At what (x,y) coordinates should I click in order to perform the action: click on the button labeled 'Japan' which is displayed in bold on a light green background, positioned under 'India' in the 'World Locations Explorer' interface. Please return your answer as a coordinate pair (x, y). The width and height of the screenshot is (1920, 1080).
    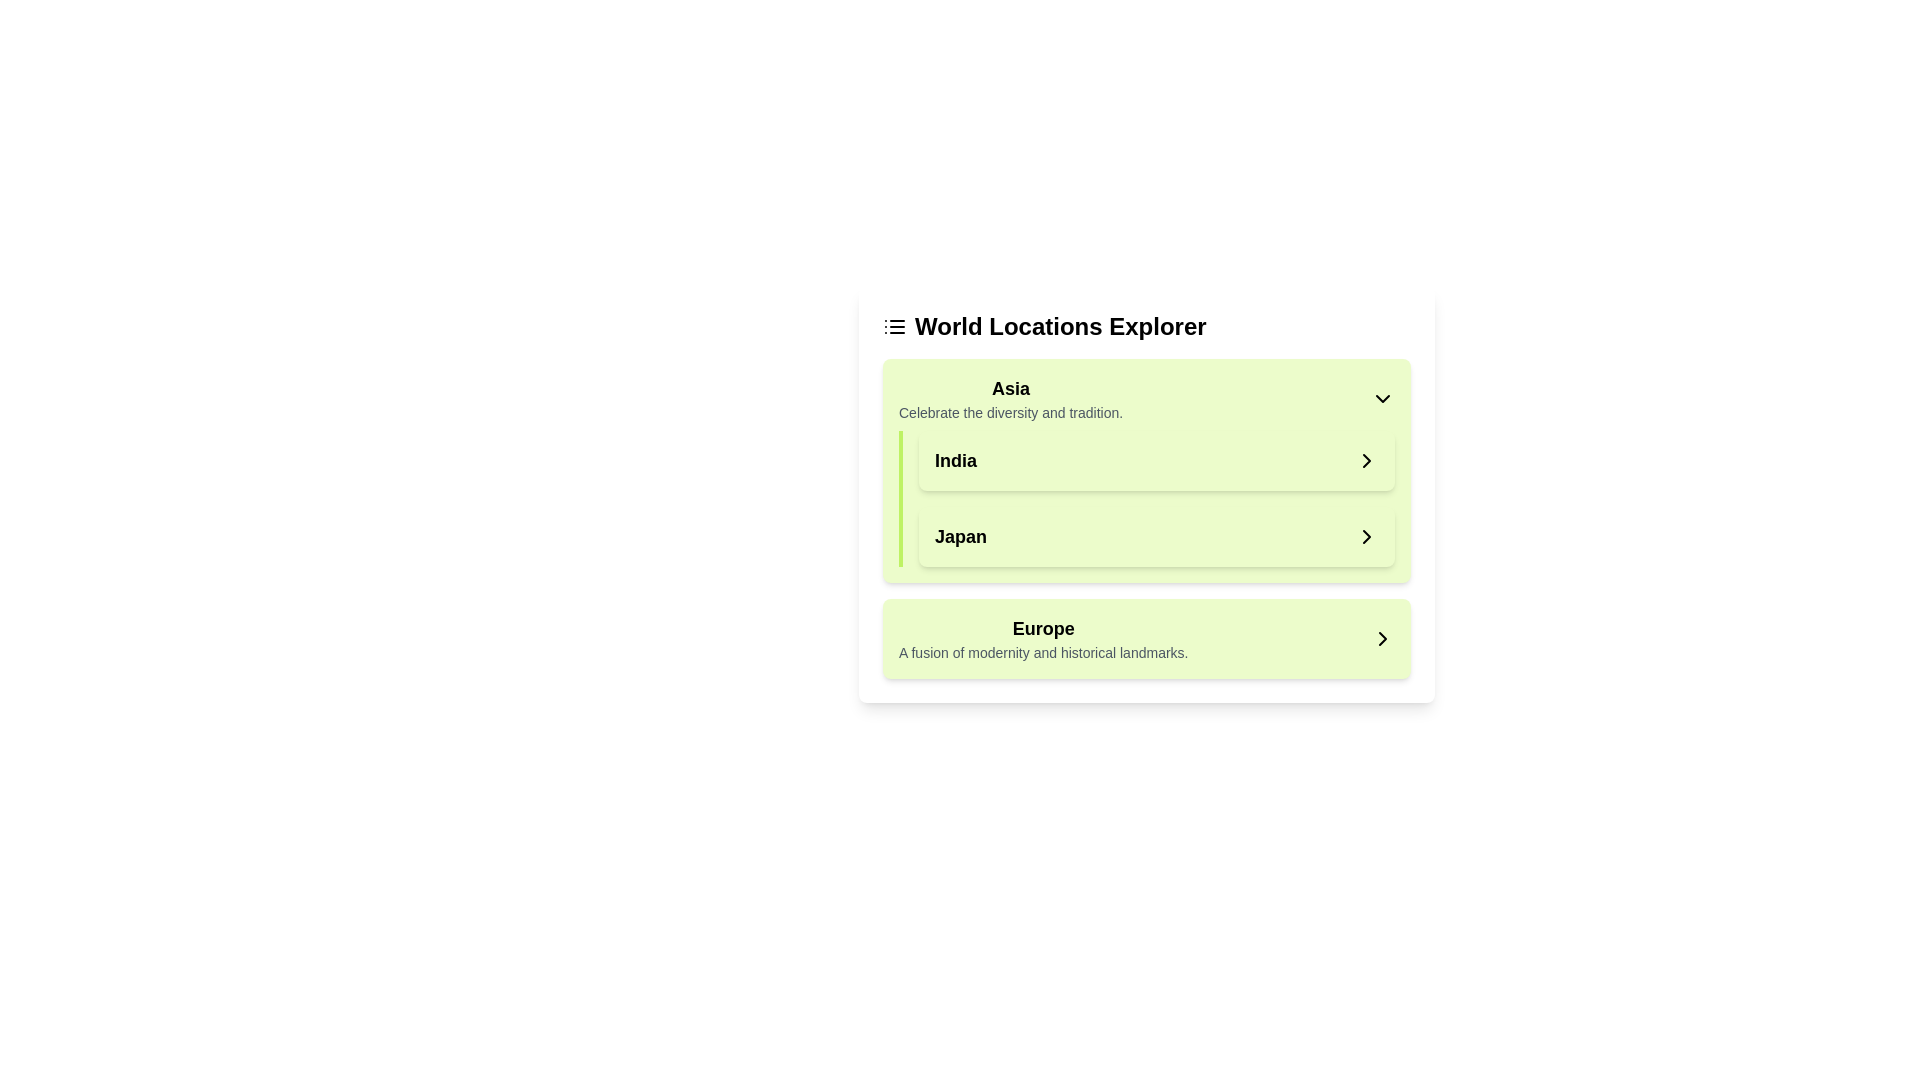
    Looking at the image, I should click on (1156, 535).